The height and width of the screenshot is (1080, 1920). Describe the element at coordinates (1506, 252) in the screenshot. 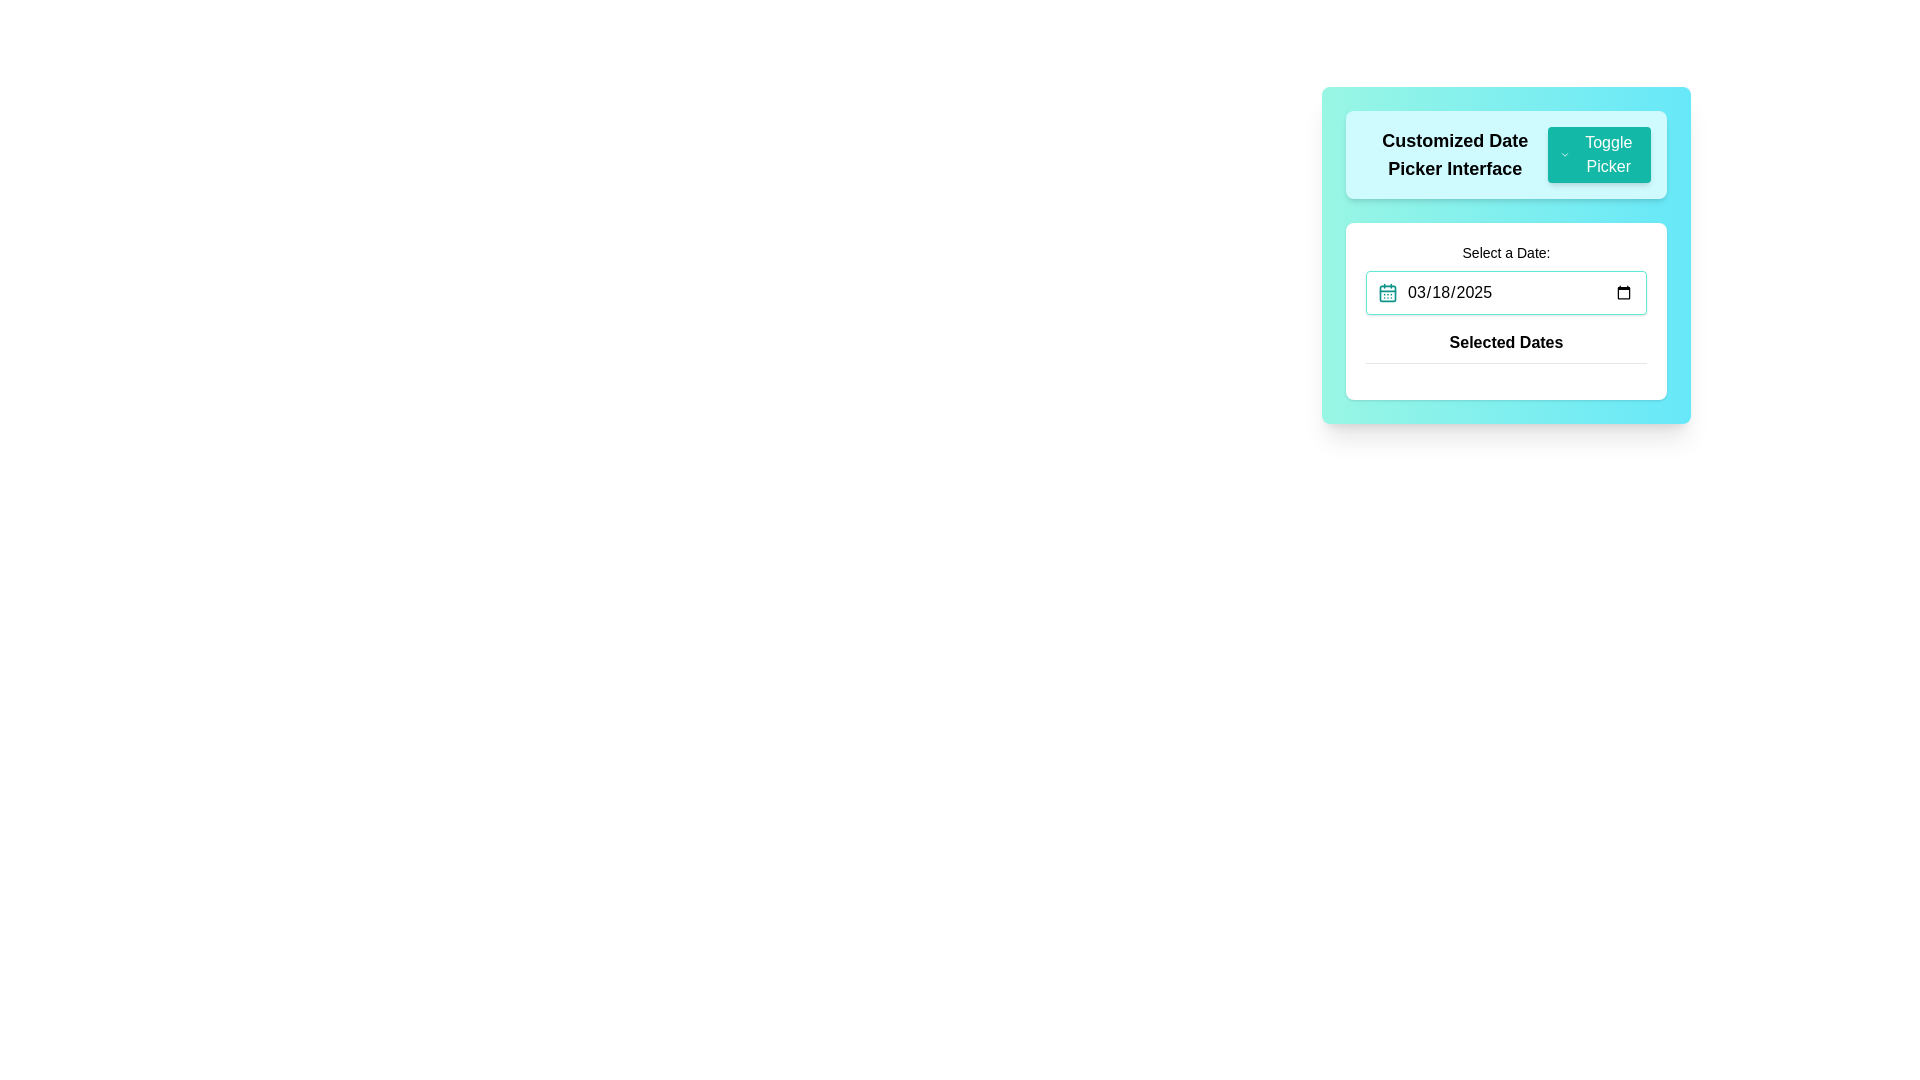

I see `the label that says 'Select a Date:', which is styled in a small, bold font and is positioned above the date input box in the date picker interface` at that location.